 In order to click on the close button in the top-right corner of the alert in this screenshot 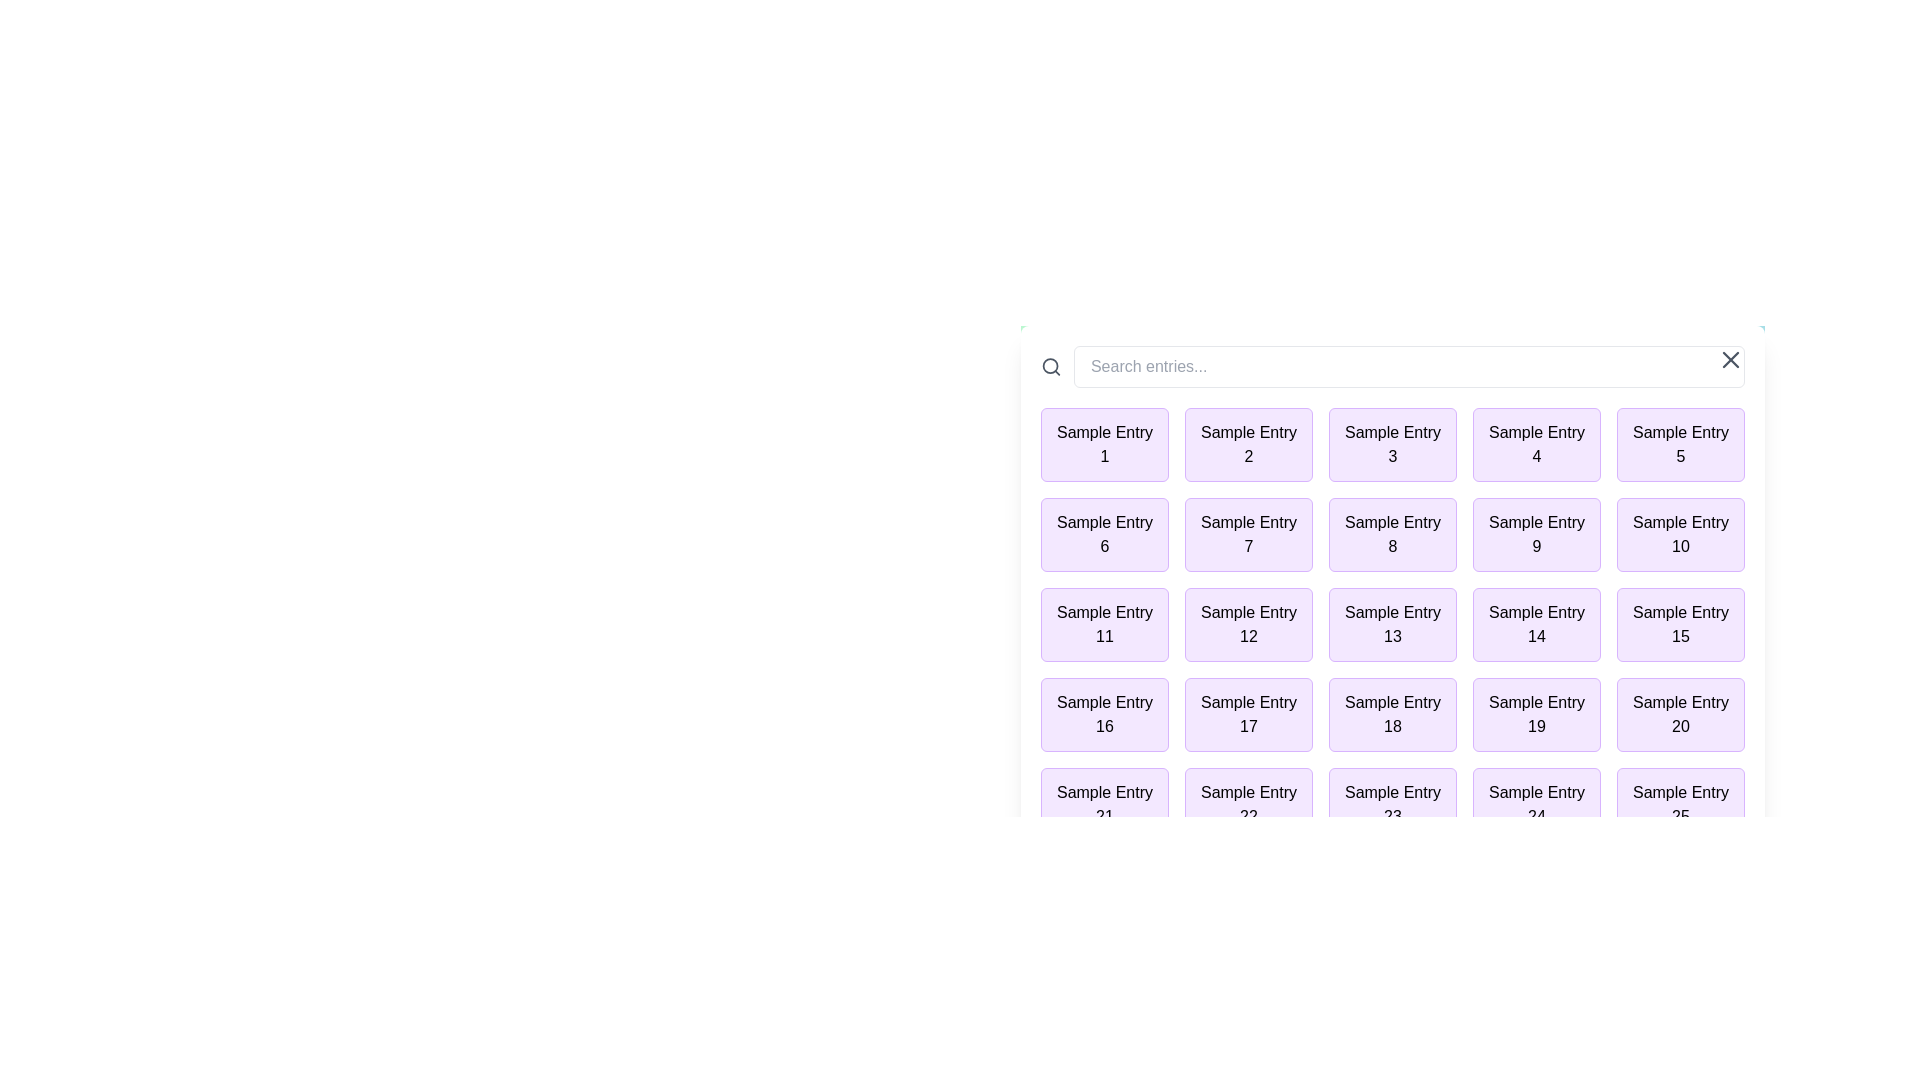, I will do `click(1730, 358)`.